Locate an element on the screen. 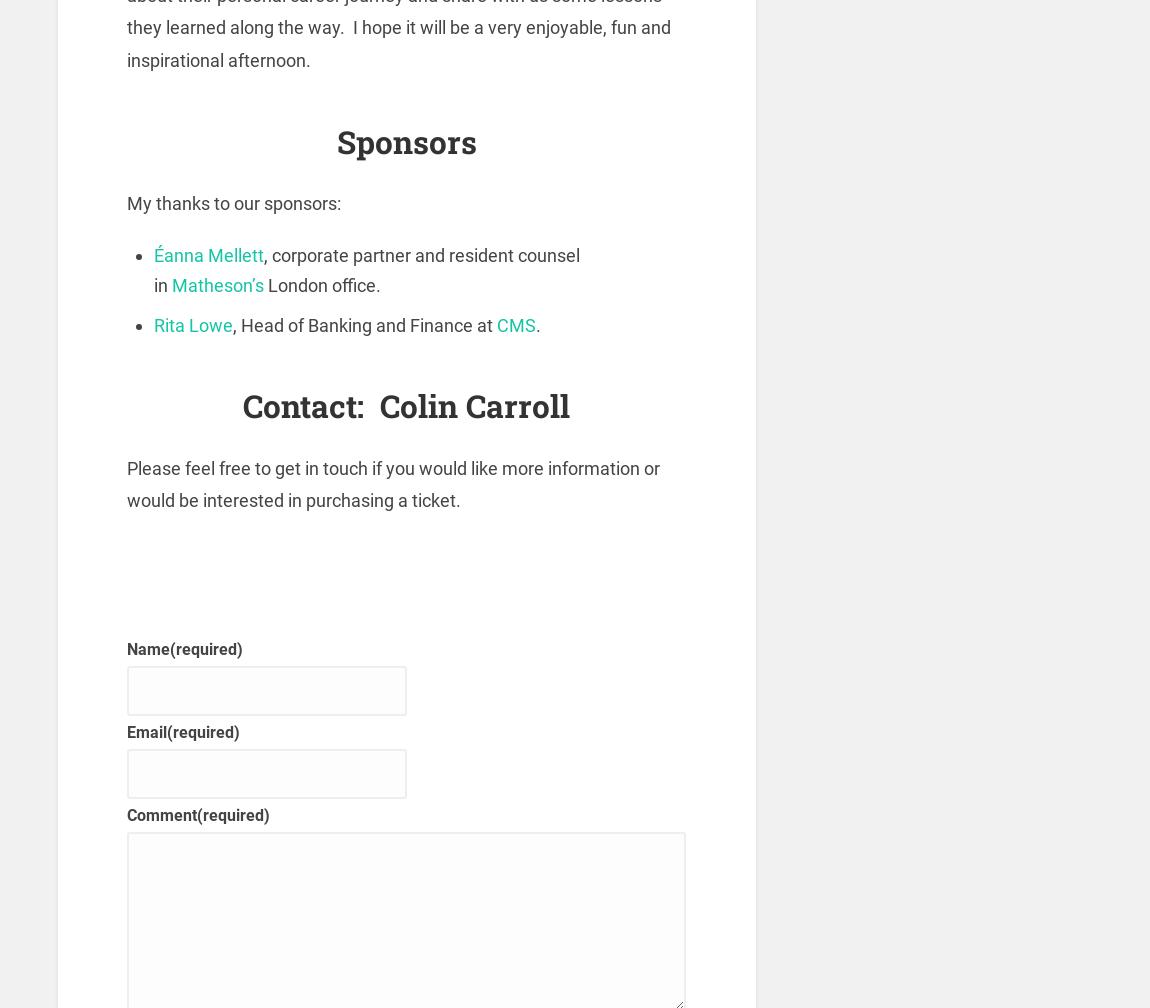 This screenshot has width=1150, height=1008. 'London office.' is located at coordinates (324, 285).